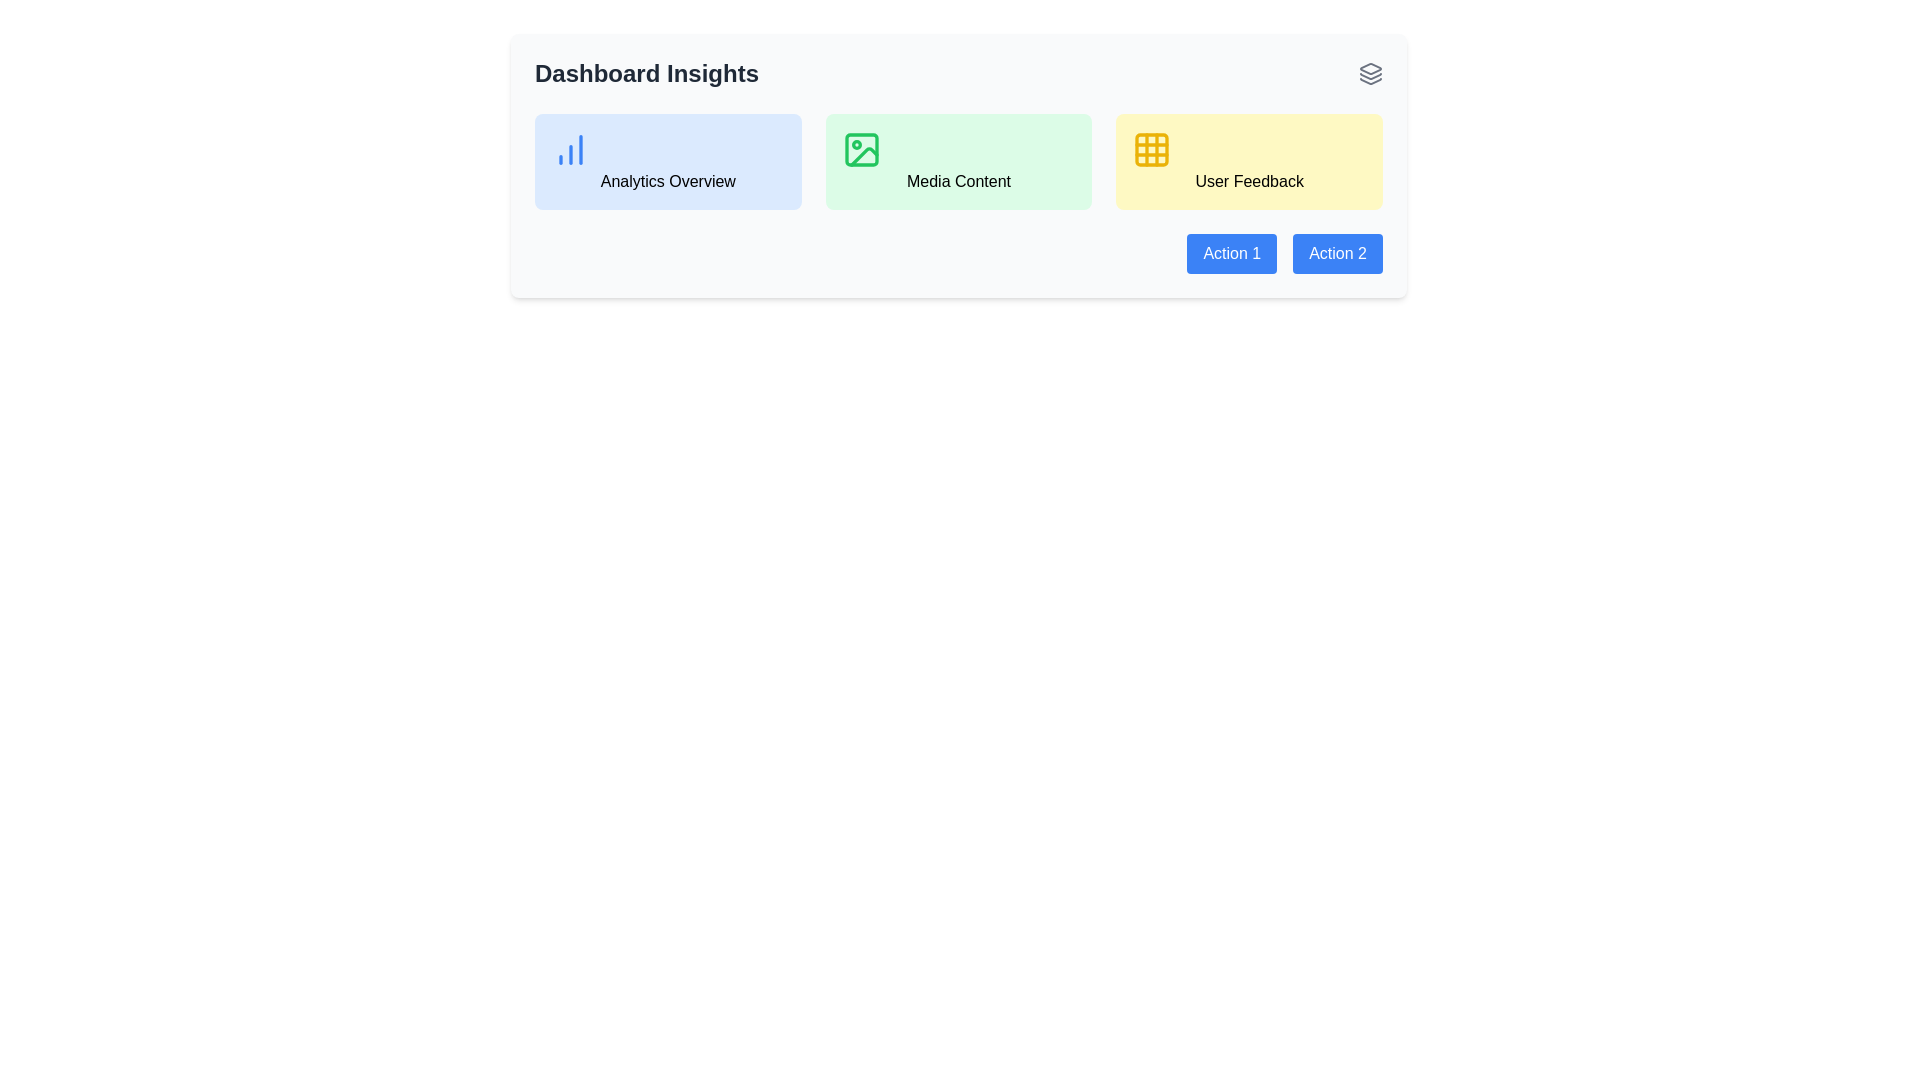 This screenshot has height=1080, width=1920. What do you see at coordinates (1338, 253) in the screenshot?
I see `the rectangular button with rounded corners labeled 'Action 2'` at bounding box center [1338, 253].